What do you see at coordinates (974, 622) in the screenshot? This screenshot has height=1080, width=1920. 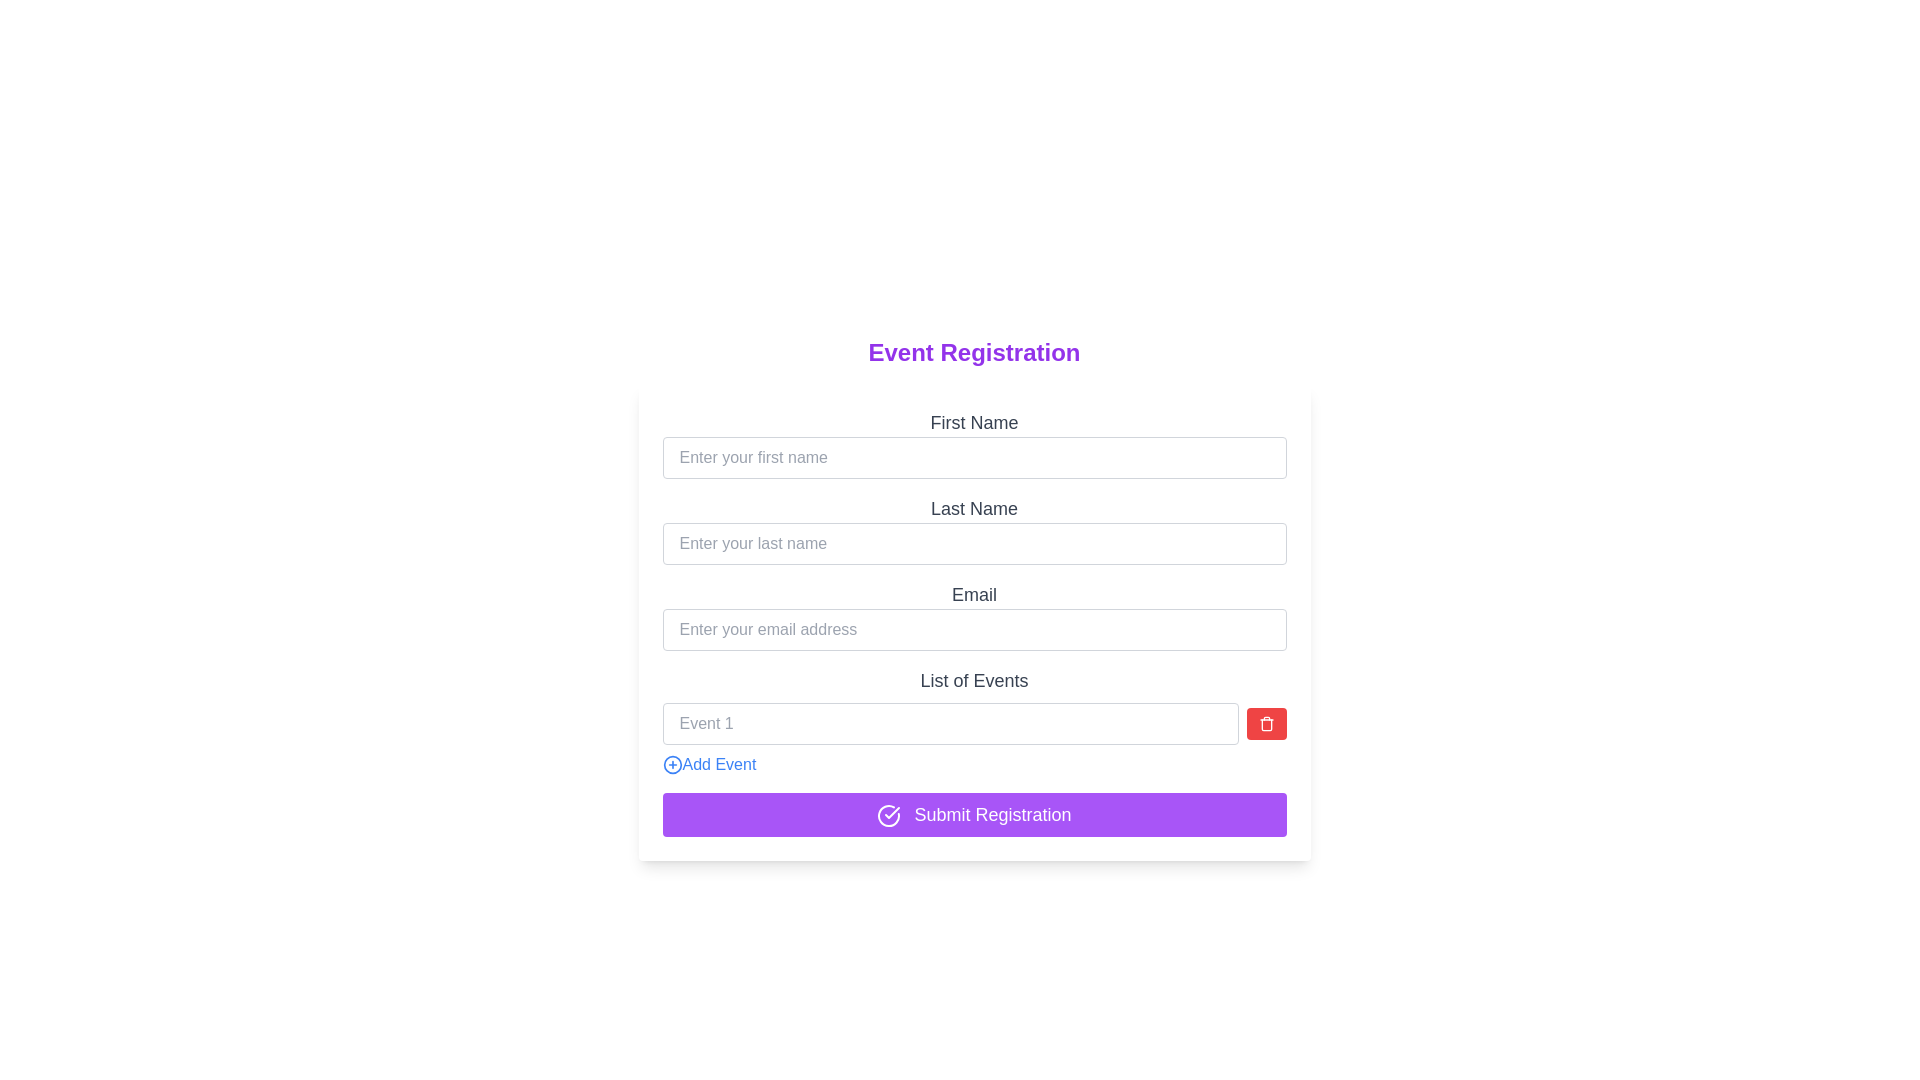 I see `the email input field, which is the third input field in a vertically stacked form, located below the 'Last Name' field and above the 'List of Events' section` at bounding box center [974, 622].